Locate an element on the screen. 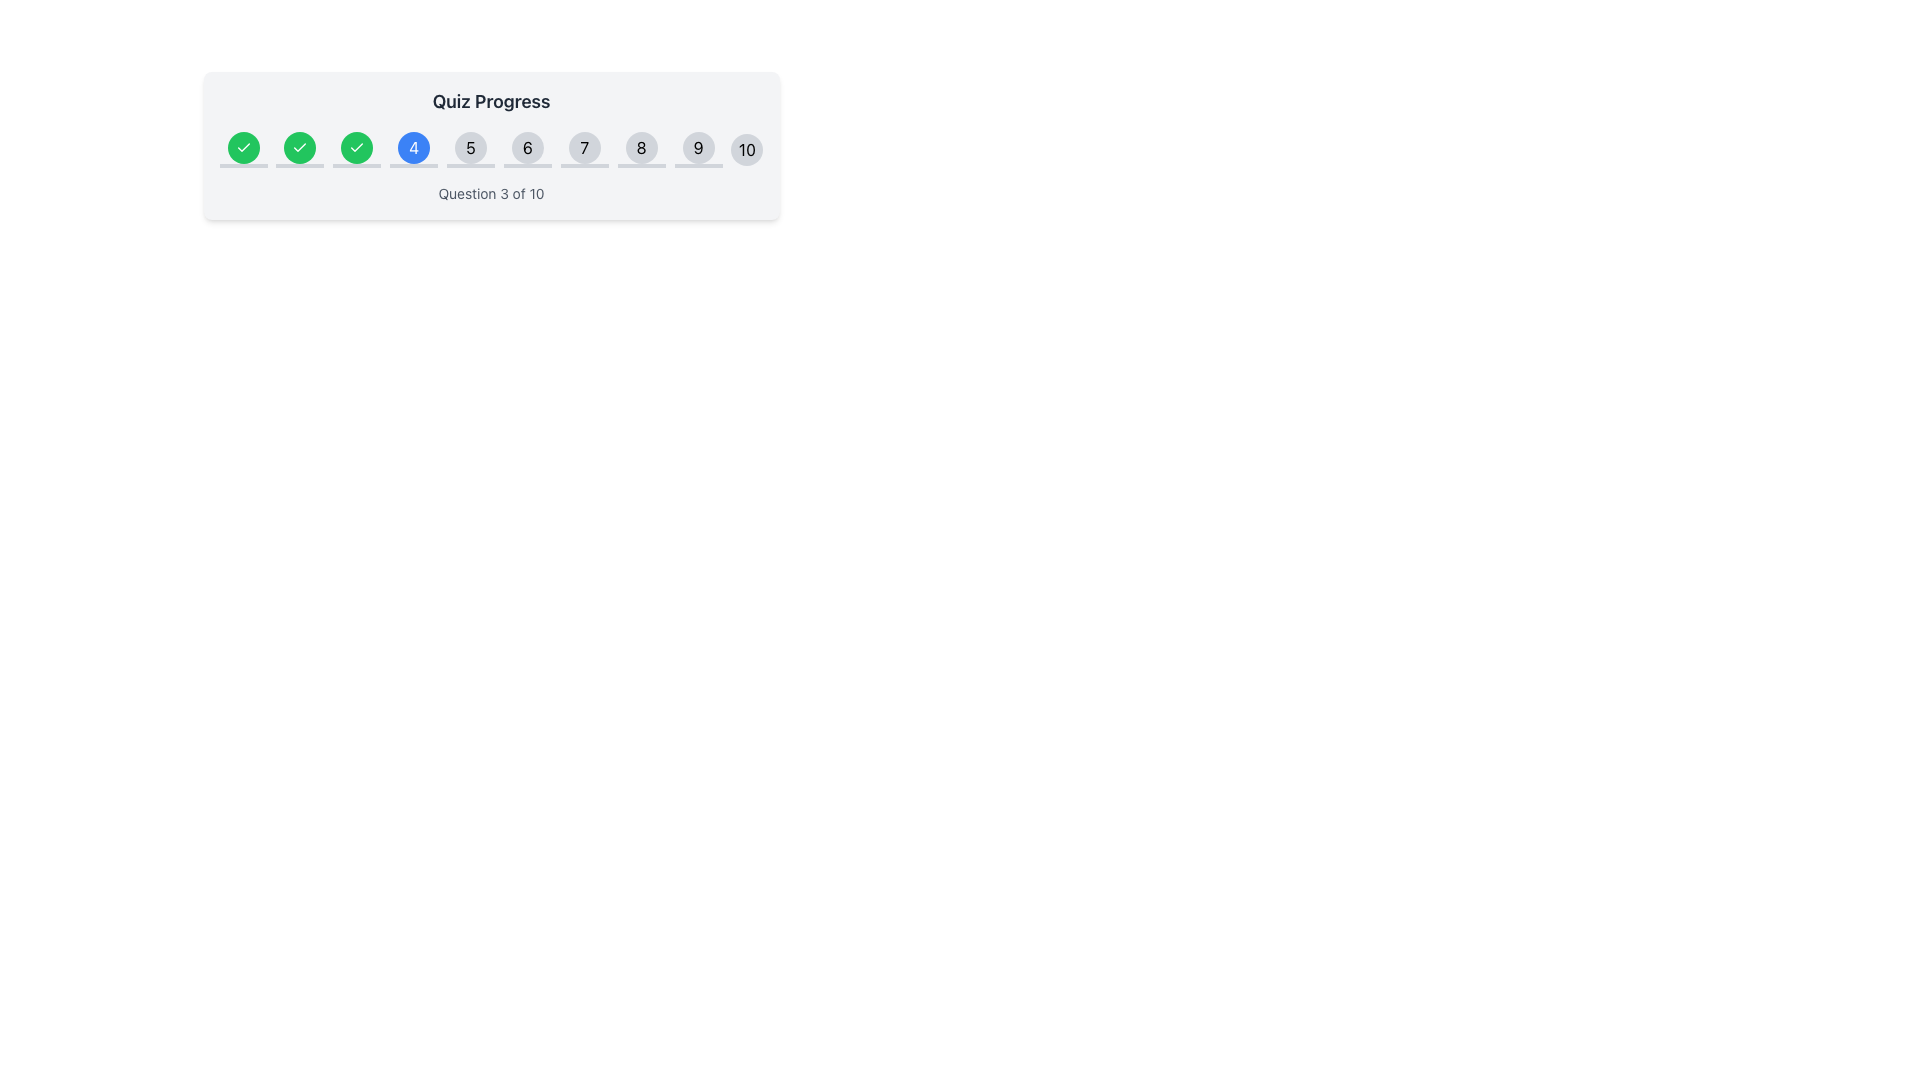 This screenshot has width=1920, height=1080. the fifth circular marker in the progress tracker, which indicates the fifth step in the sequence is located at coordinates (469, 146).